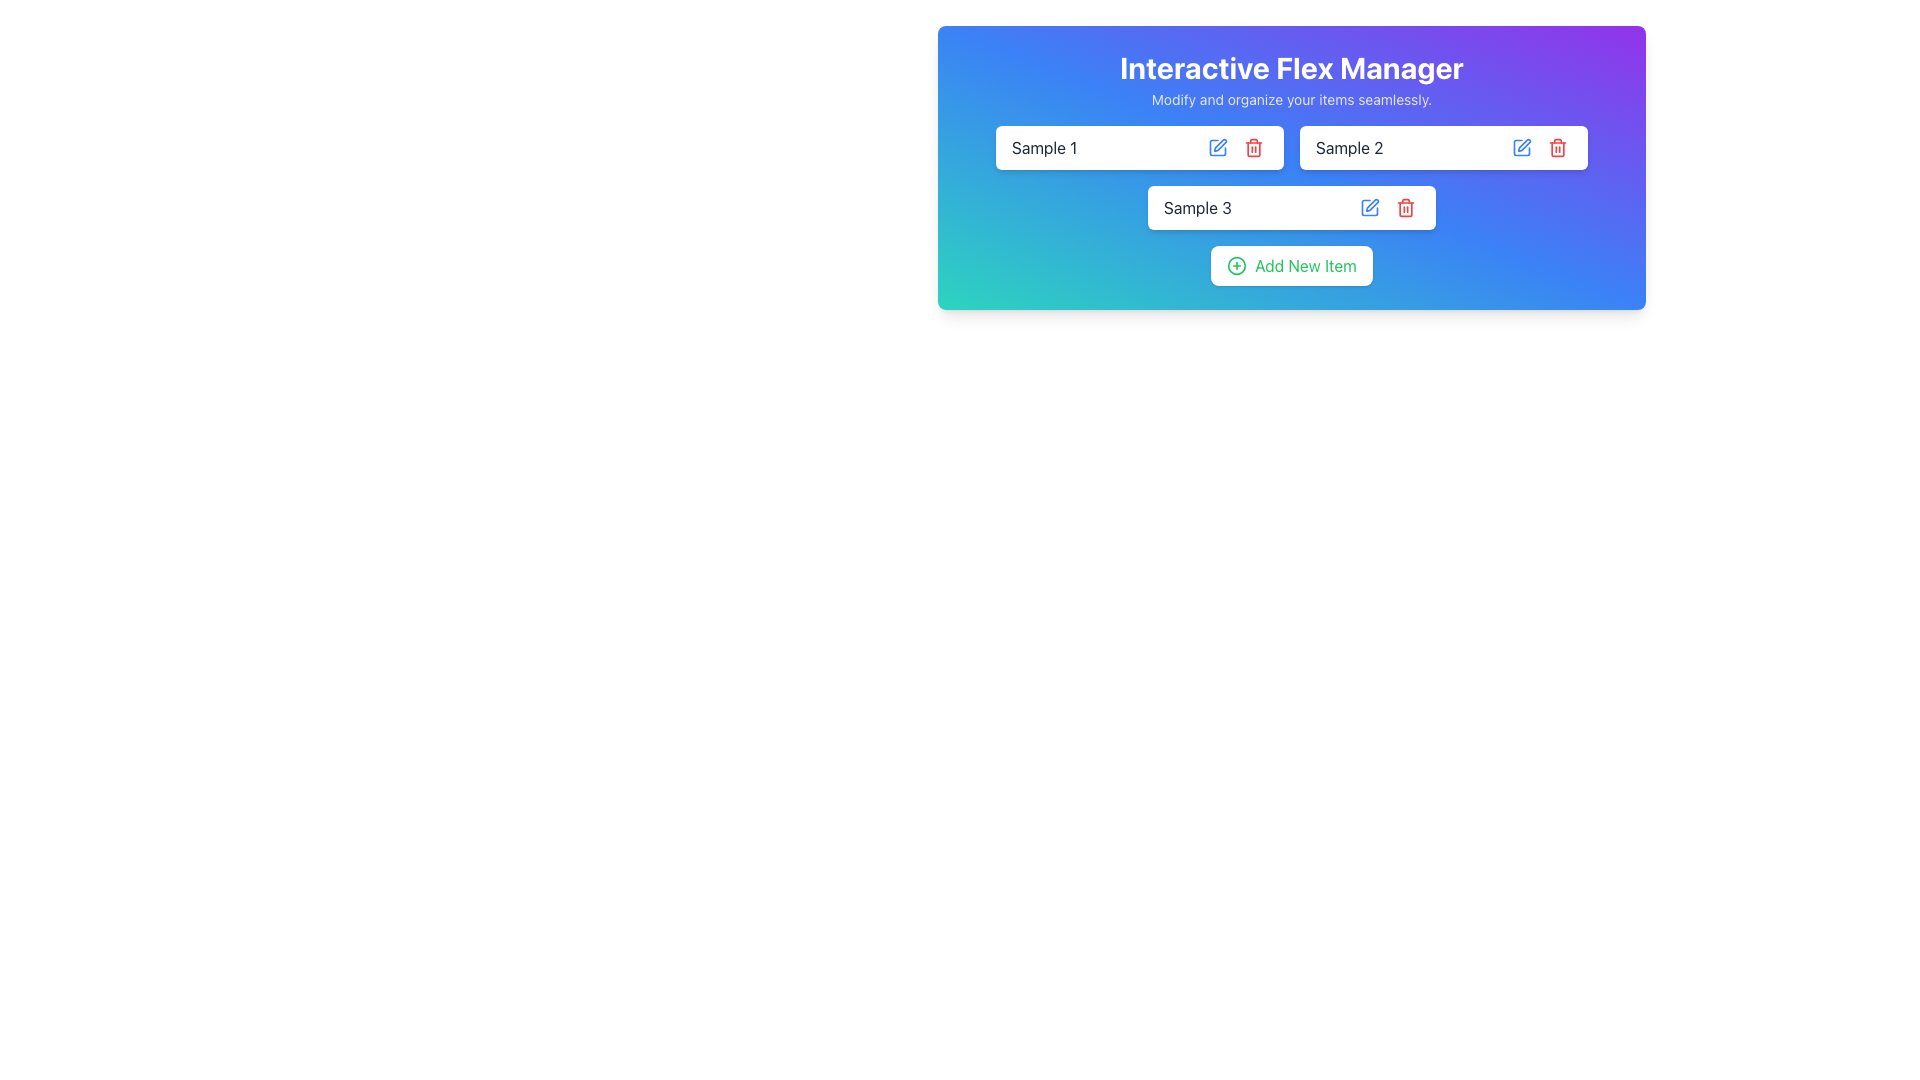 This screenshot has width=1920, height=1080. Describe the element at coordinates (1291, 79) in the screenshot. I see `the Header text block titled 'Interactive Flex Manager' with a subtitle stating 'Modify and organize your items seamlessly.'` at that location.